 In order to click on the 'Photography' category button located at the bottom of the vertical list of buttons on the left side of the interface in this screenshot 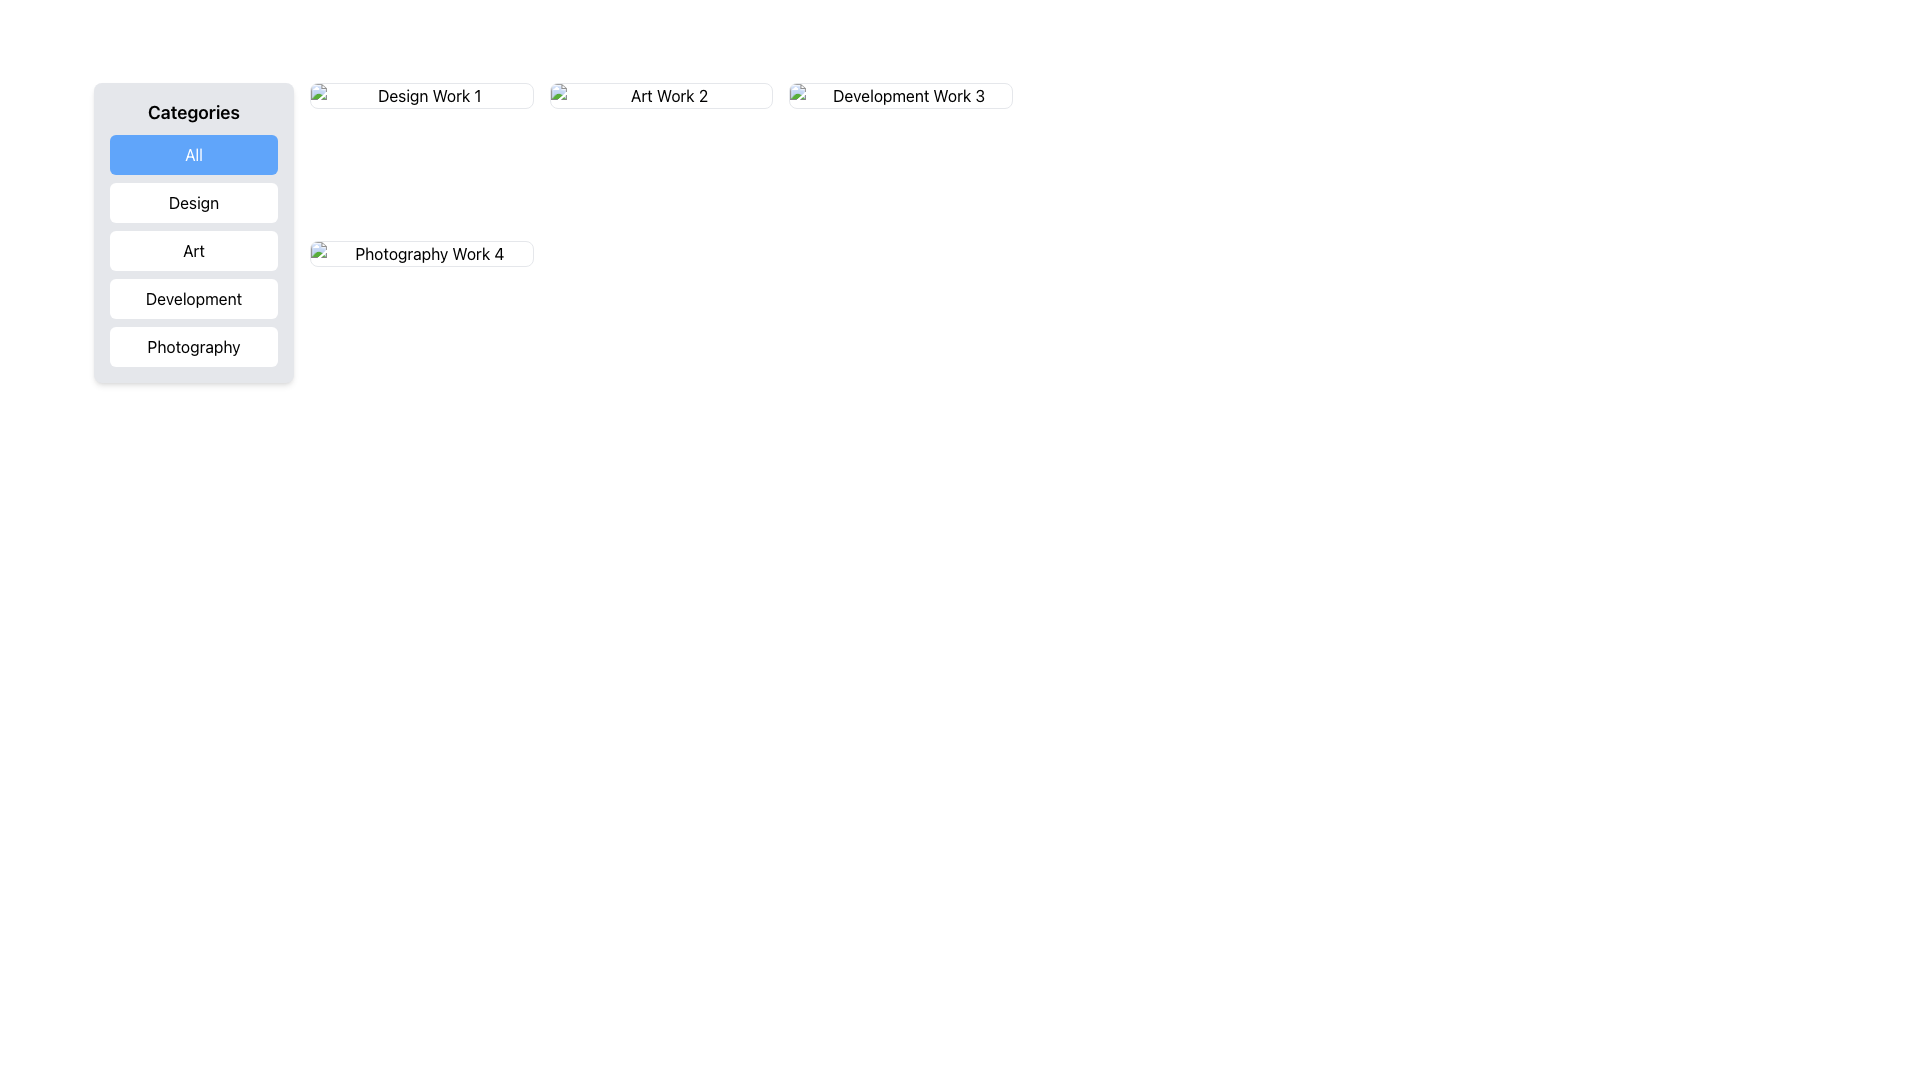, I will do `click(193, 346)`.